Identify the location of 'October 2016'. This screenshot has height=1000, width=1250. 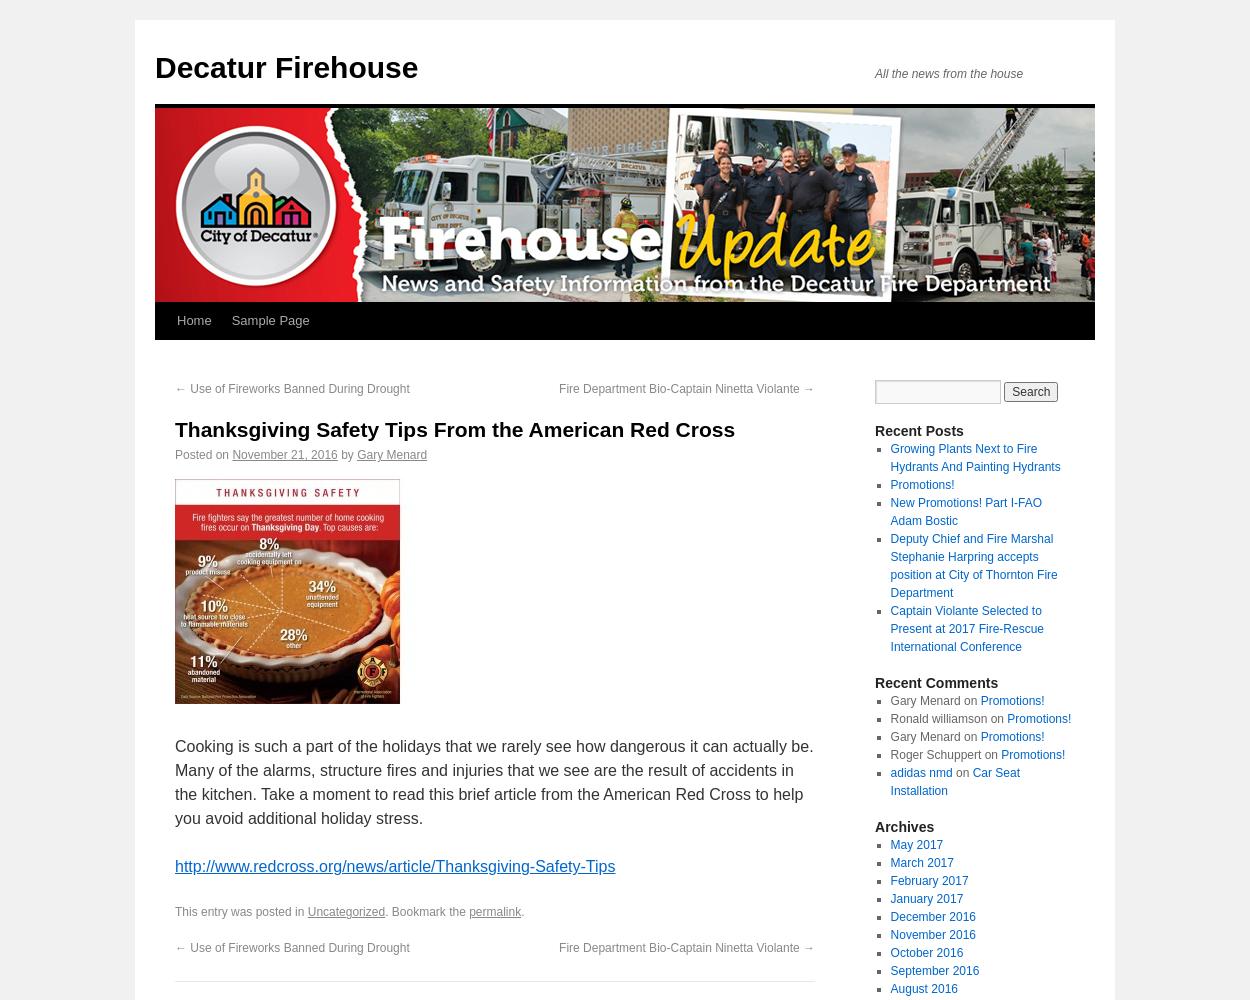
(926, 952).